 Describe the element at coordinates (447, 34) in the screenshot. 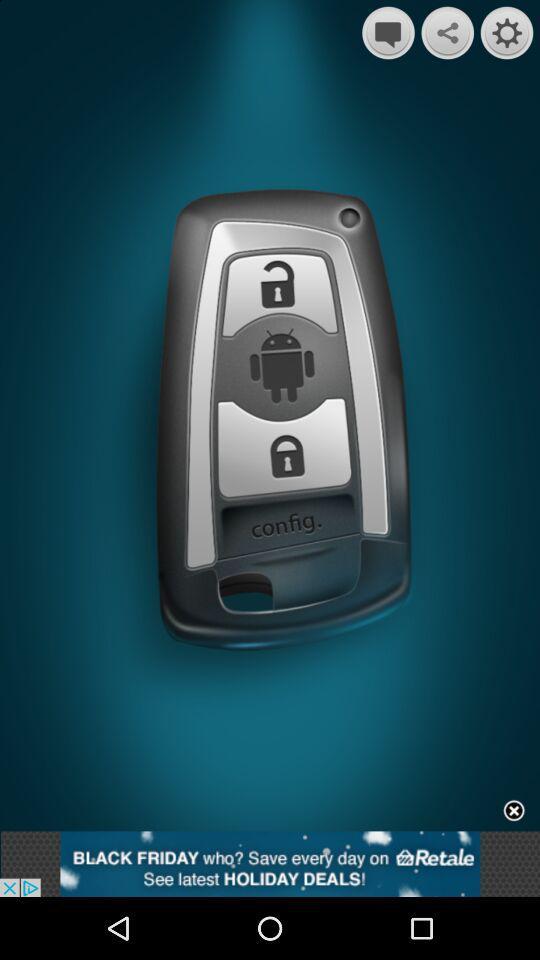

I see `the share icon` at that location.